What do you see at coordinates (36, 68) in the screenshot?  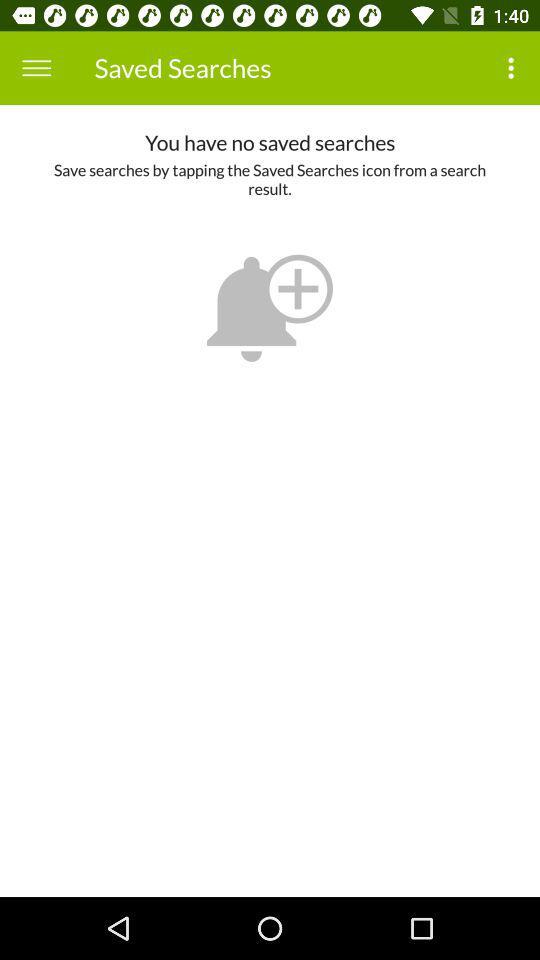 I see `the icon above you have no icon` at bounding box center [36, 68].